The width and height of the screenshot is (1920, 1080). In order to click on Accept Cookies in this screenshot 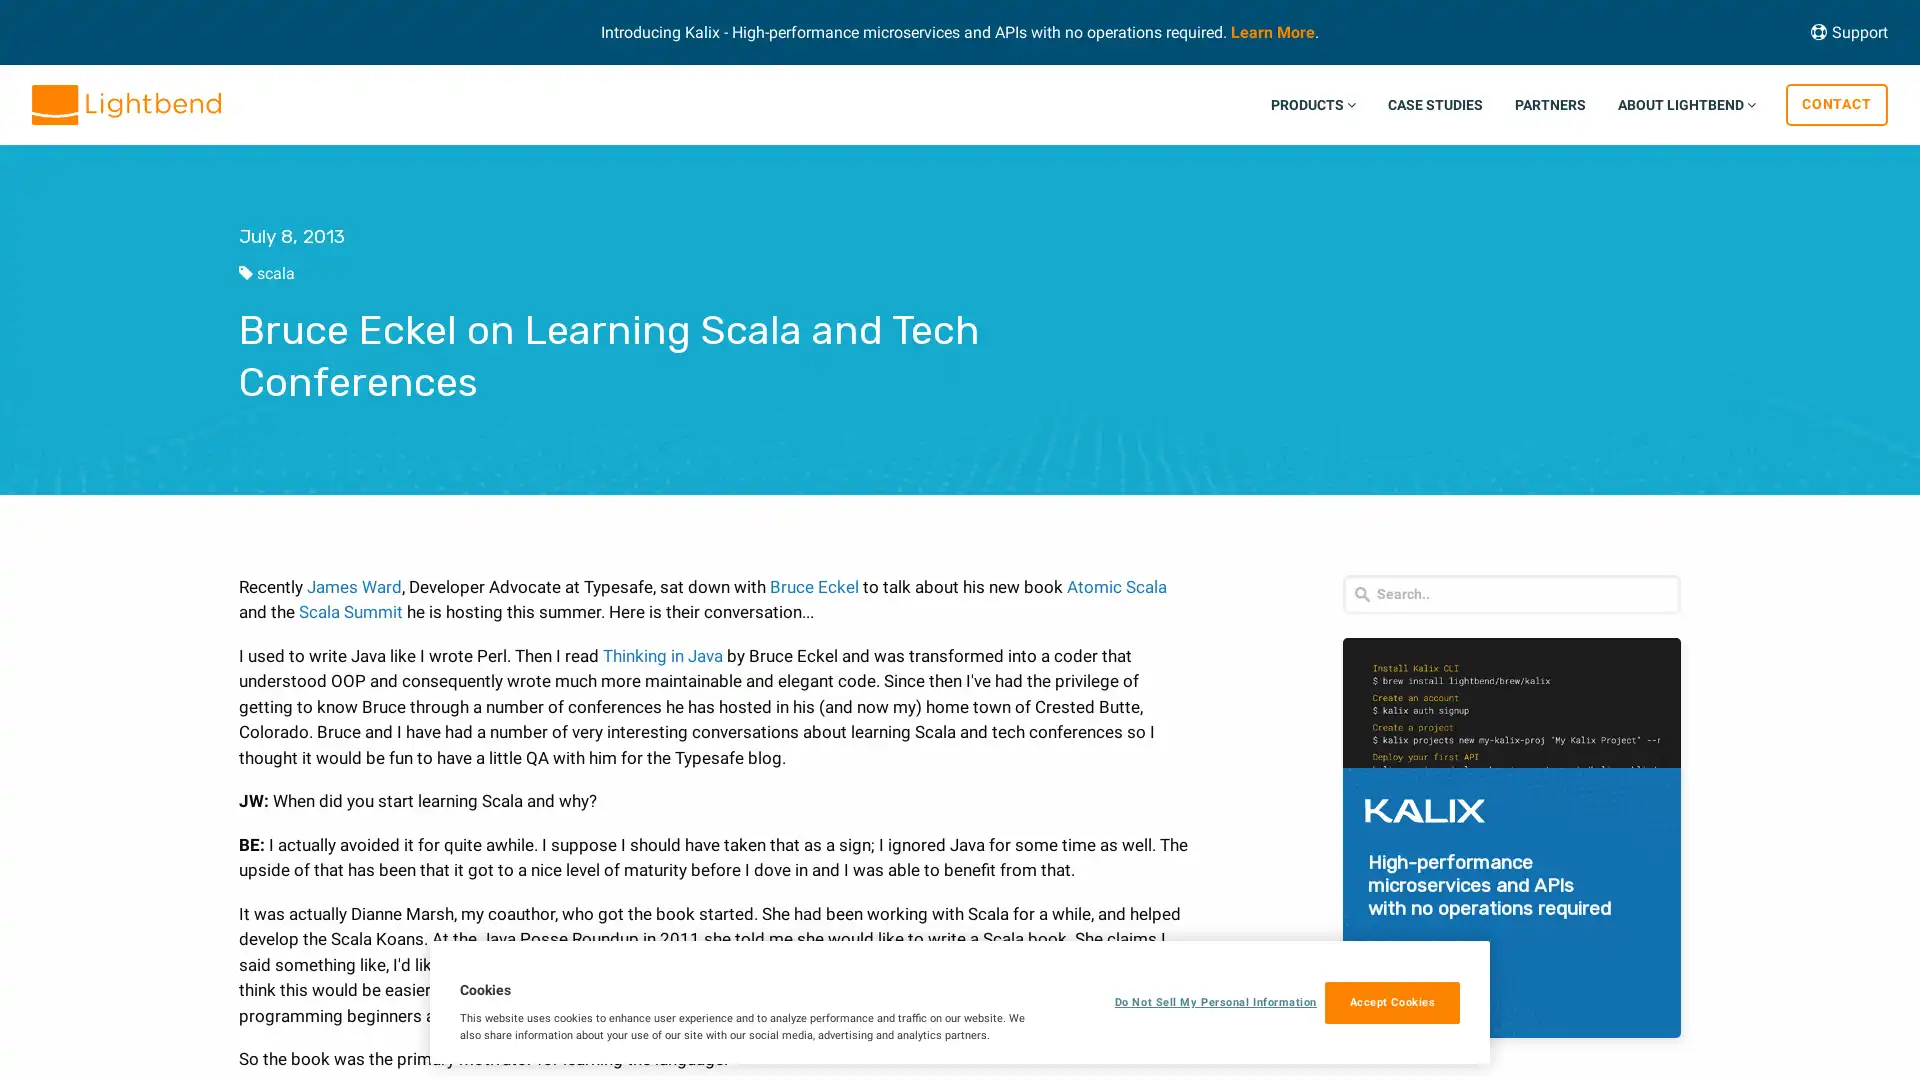, I will do `click(1391, 1002)`.